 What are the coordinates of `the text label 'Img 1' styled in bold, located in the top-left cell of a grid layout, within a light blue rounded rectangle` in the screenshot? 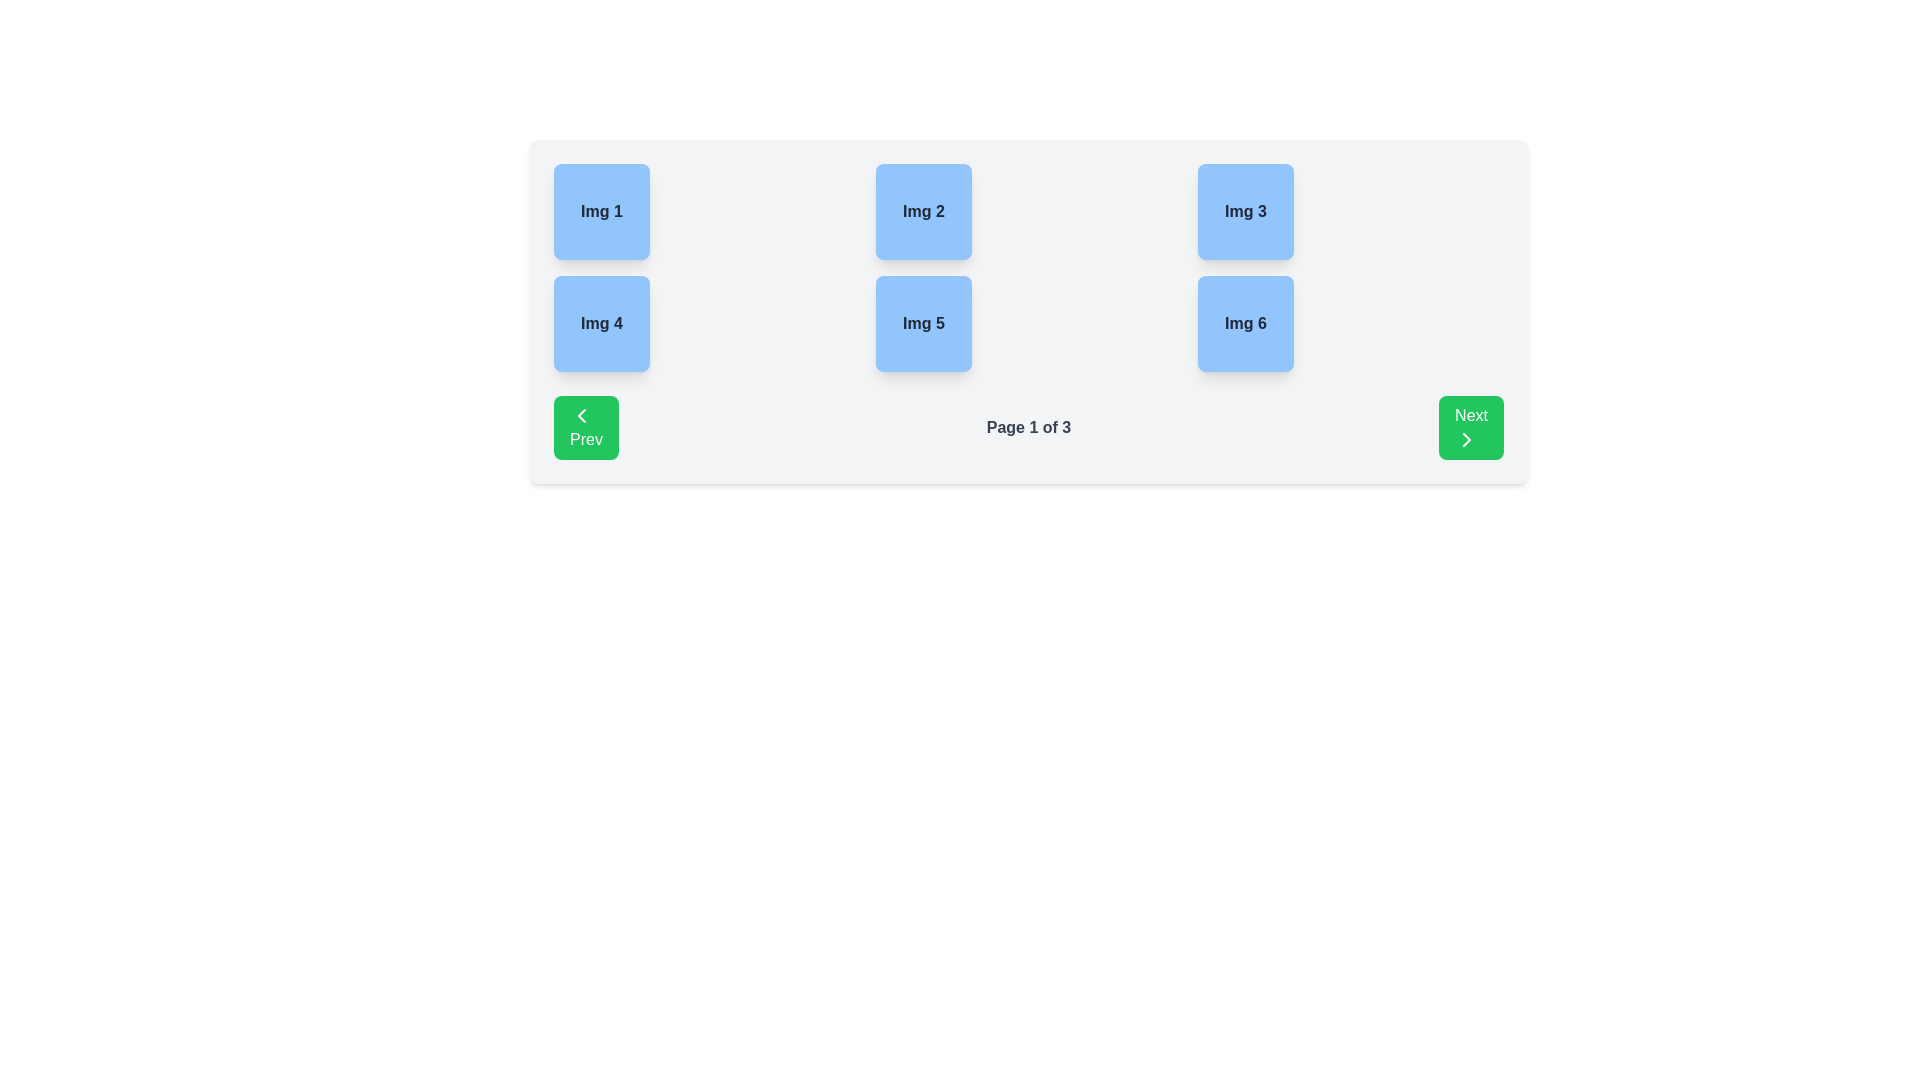 It's located at (600, 212).